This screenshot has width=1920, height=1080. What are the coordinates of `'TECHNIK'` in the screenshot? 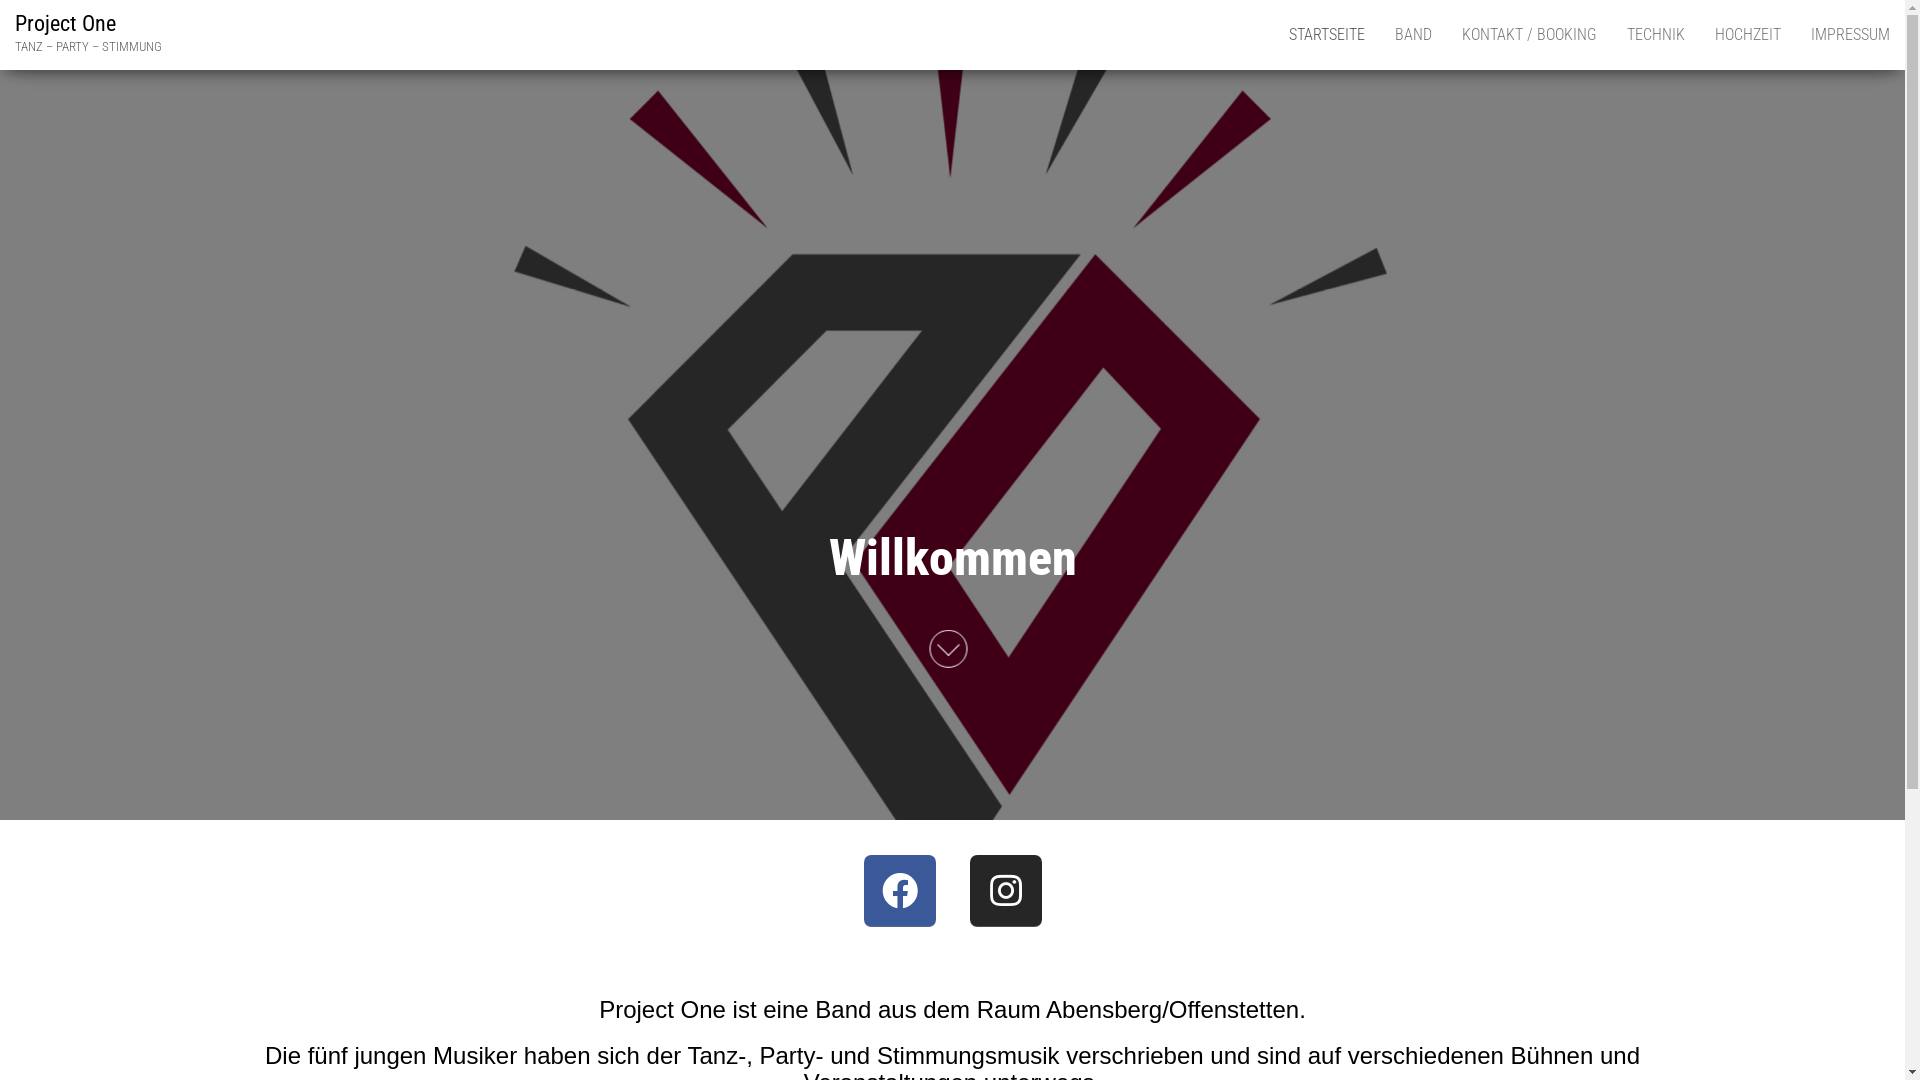 It's located at (1656, 34).